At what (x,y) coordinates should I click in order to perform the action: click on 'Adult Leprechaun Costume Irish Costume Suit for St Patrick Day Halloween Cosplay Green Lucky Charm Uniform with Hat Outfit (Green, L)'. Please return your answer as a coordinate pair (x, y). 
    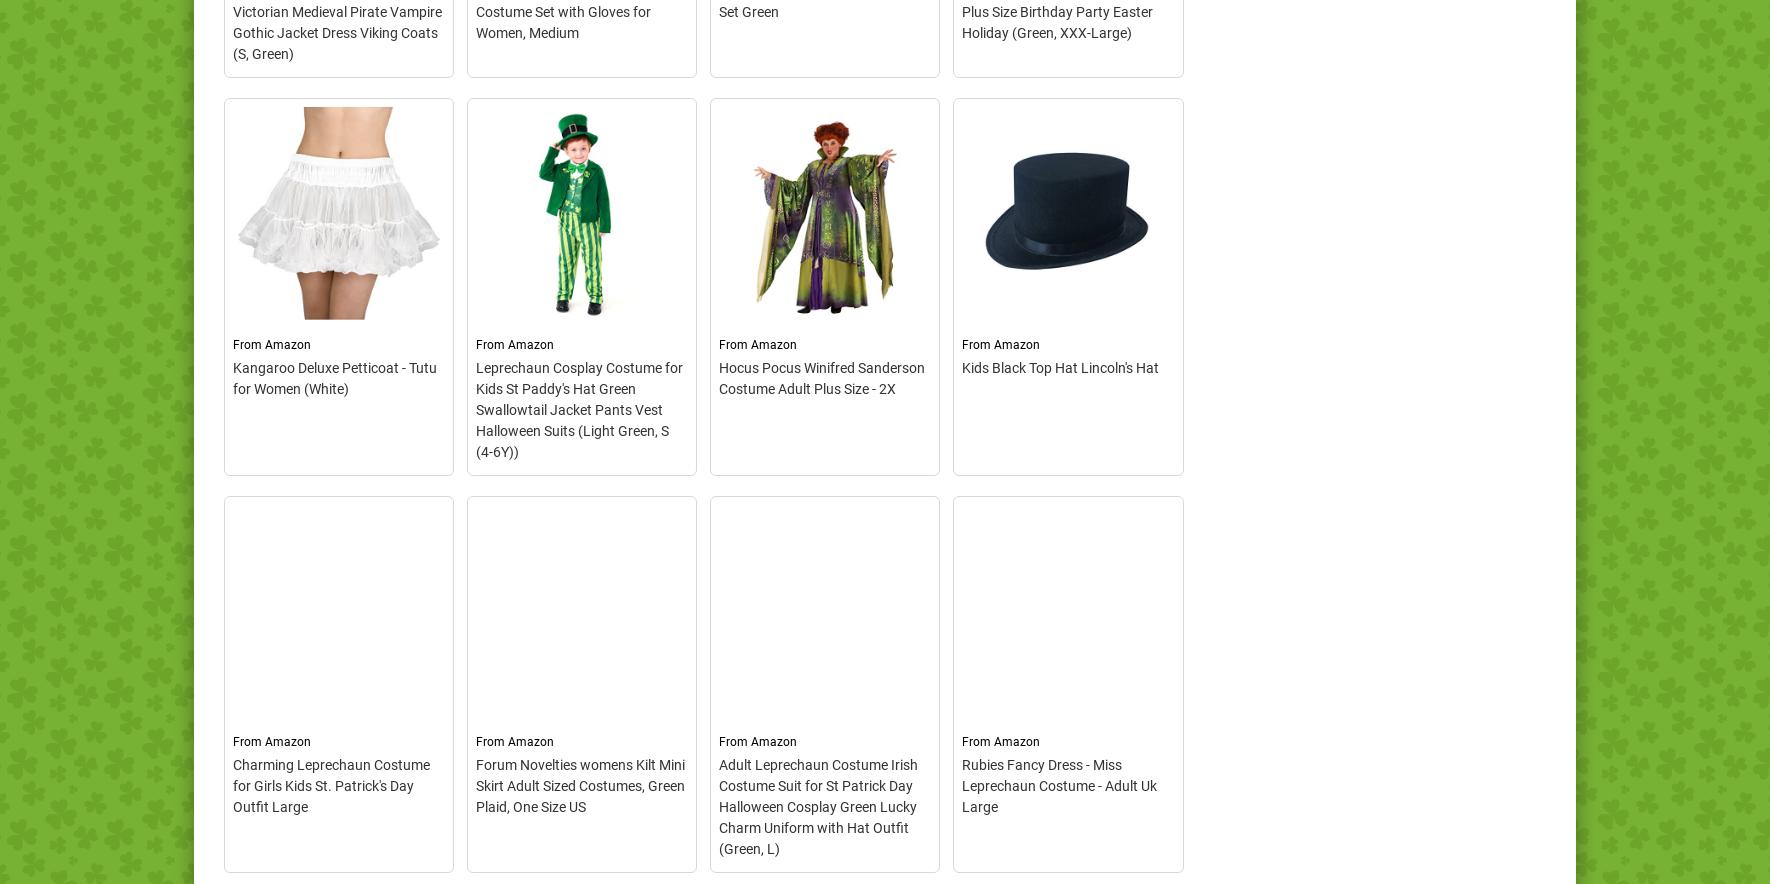
    Looking at the image, I should click on (818, 805).